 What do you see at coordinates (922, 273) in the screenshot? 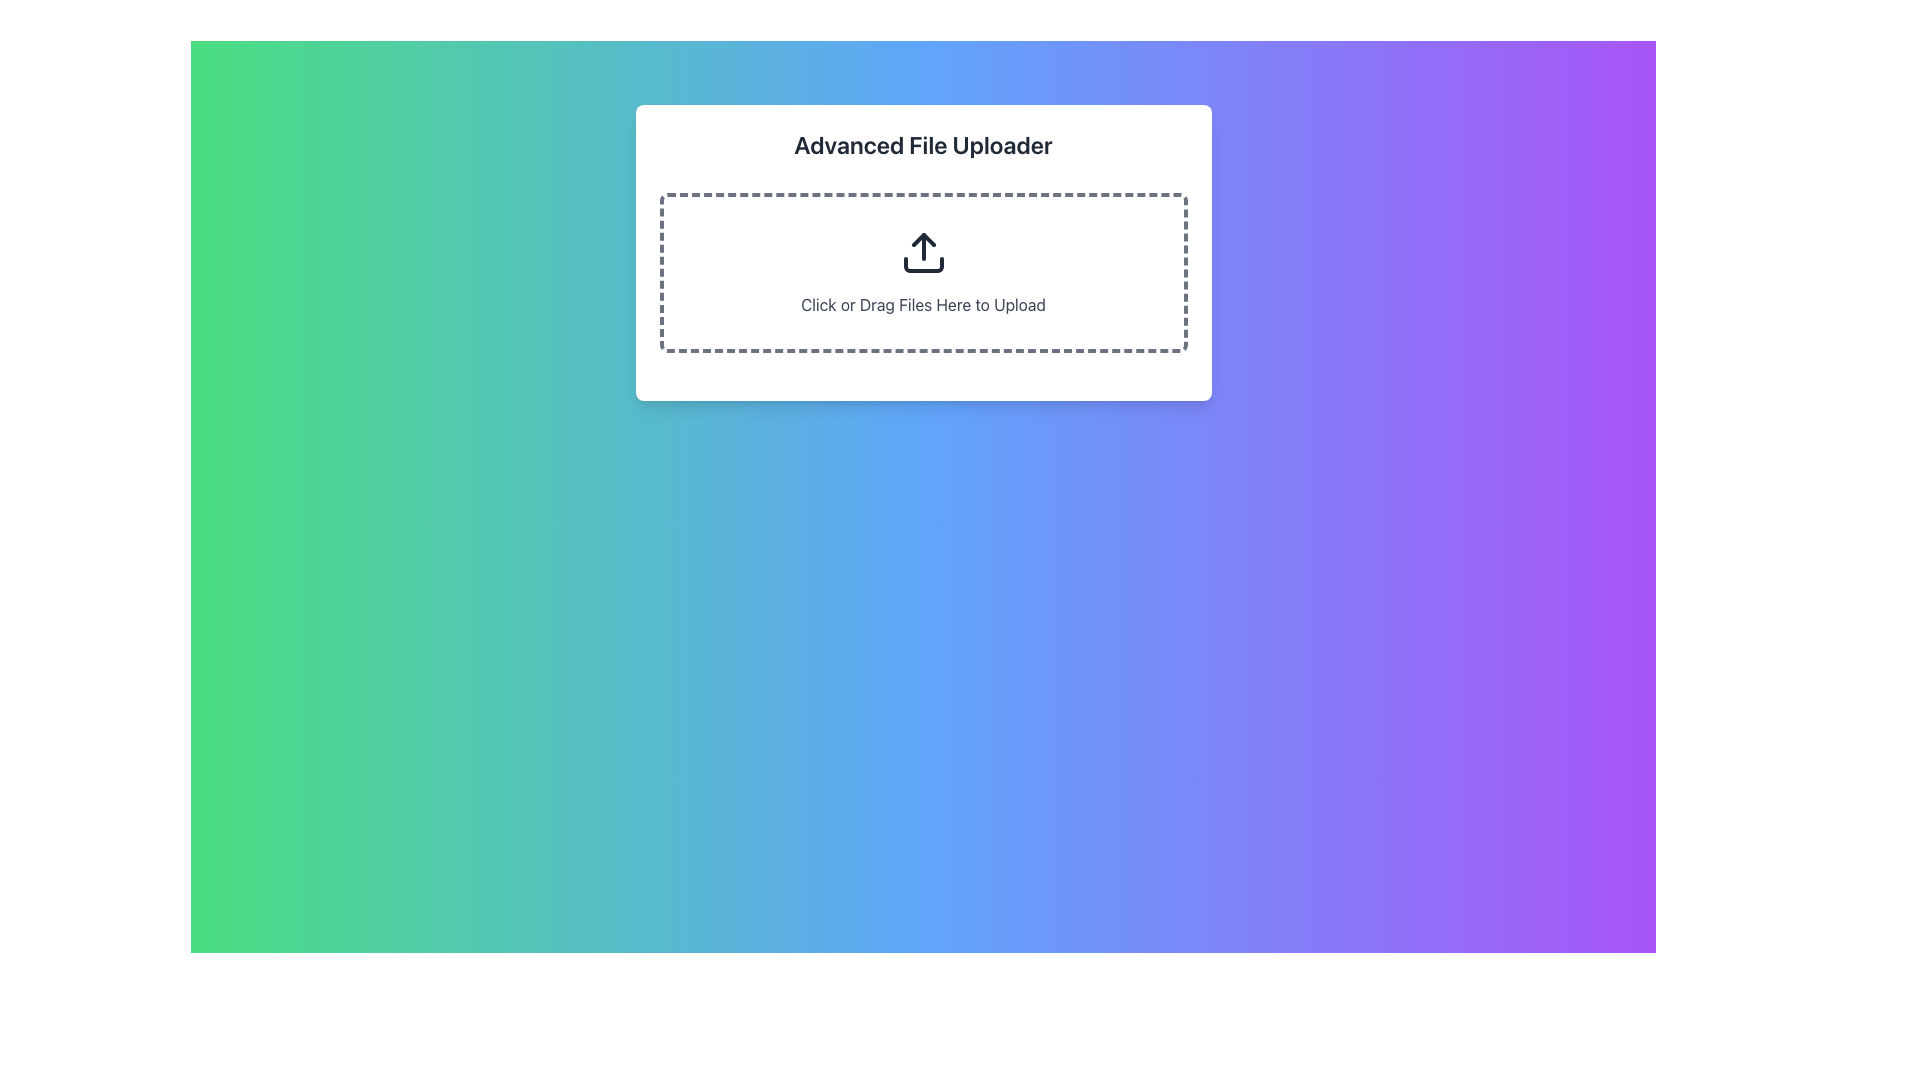
I see `the File Upload Zone, which is a bordered rectangular area with dashed gray lines and an upward arrow icon` at bounding box center [922, 273].